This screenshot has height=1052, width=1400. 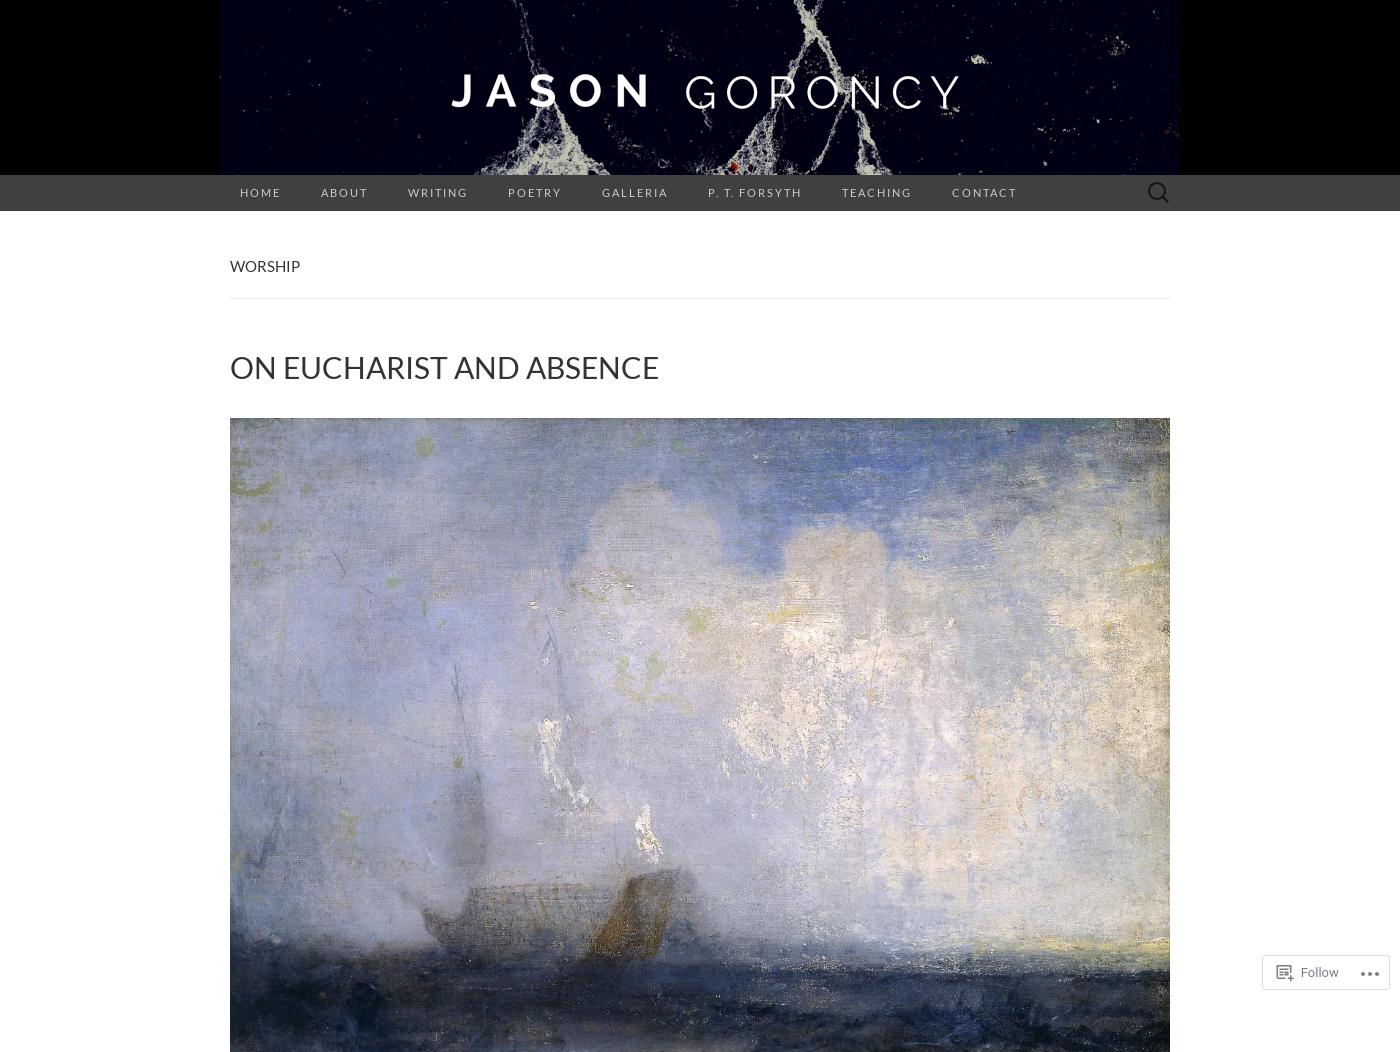 I want to click on 'Follow', so click(x=1318, y=972).